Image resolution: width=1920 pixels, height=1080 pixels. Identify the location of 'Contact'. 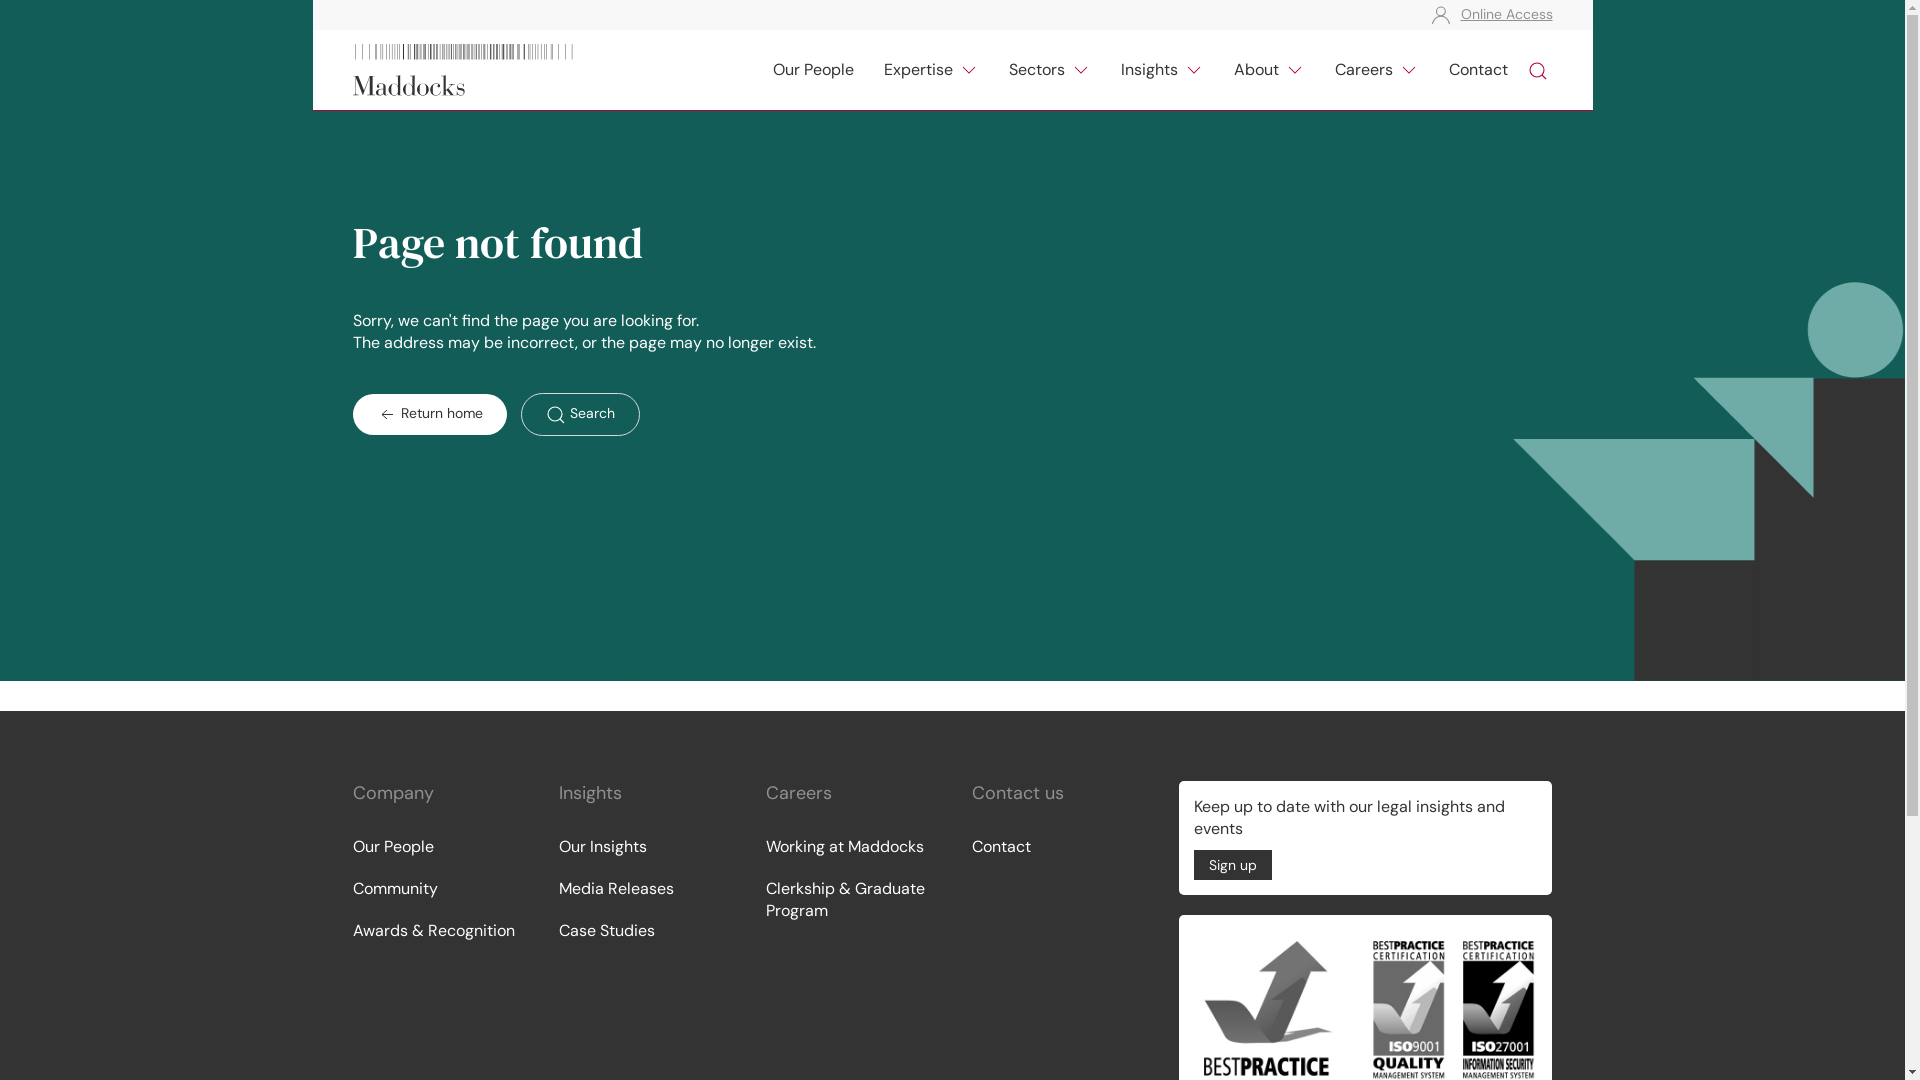
(1054, 847).